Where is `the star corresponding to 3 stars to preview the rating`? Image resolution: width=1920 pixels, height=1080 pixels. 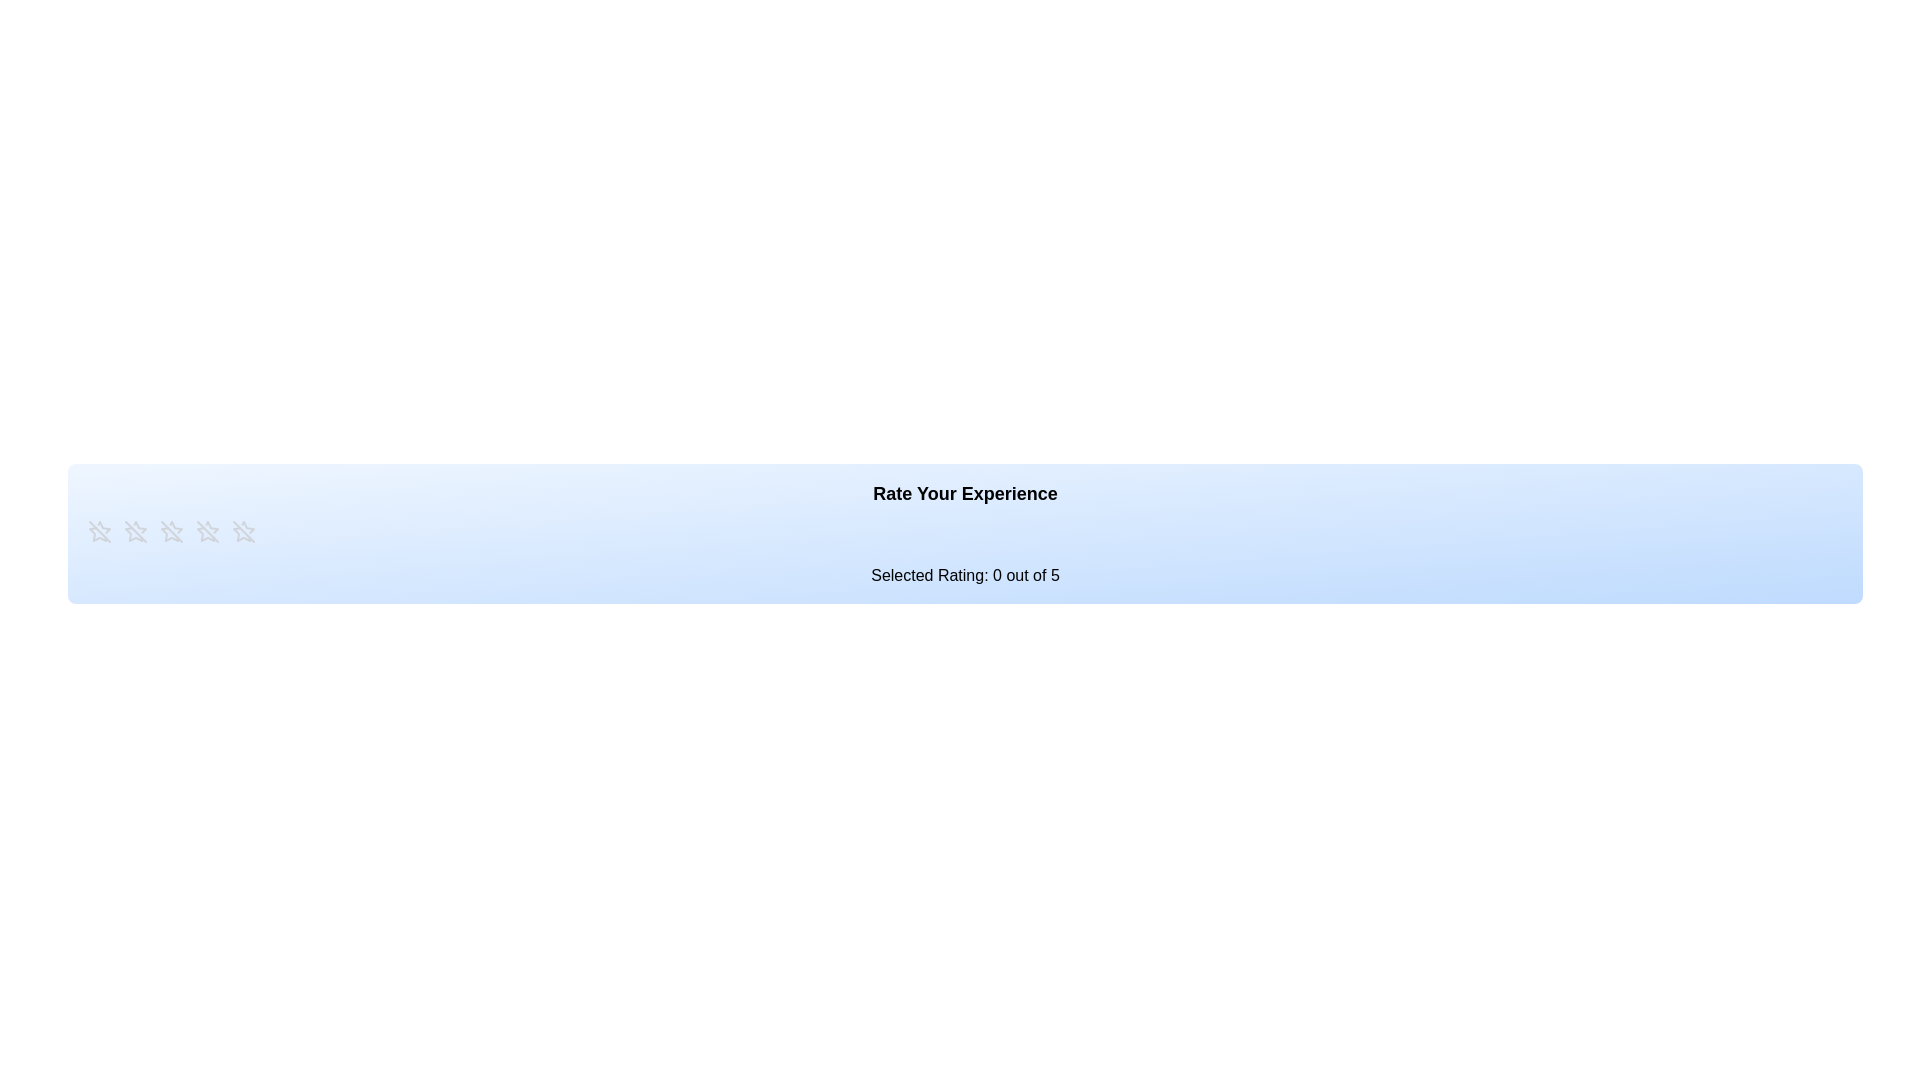
the star corresponding to 3 stars to preview the rating is located at coordinates (172, 531).